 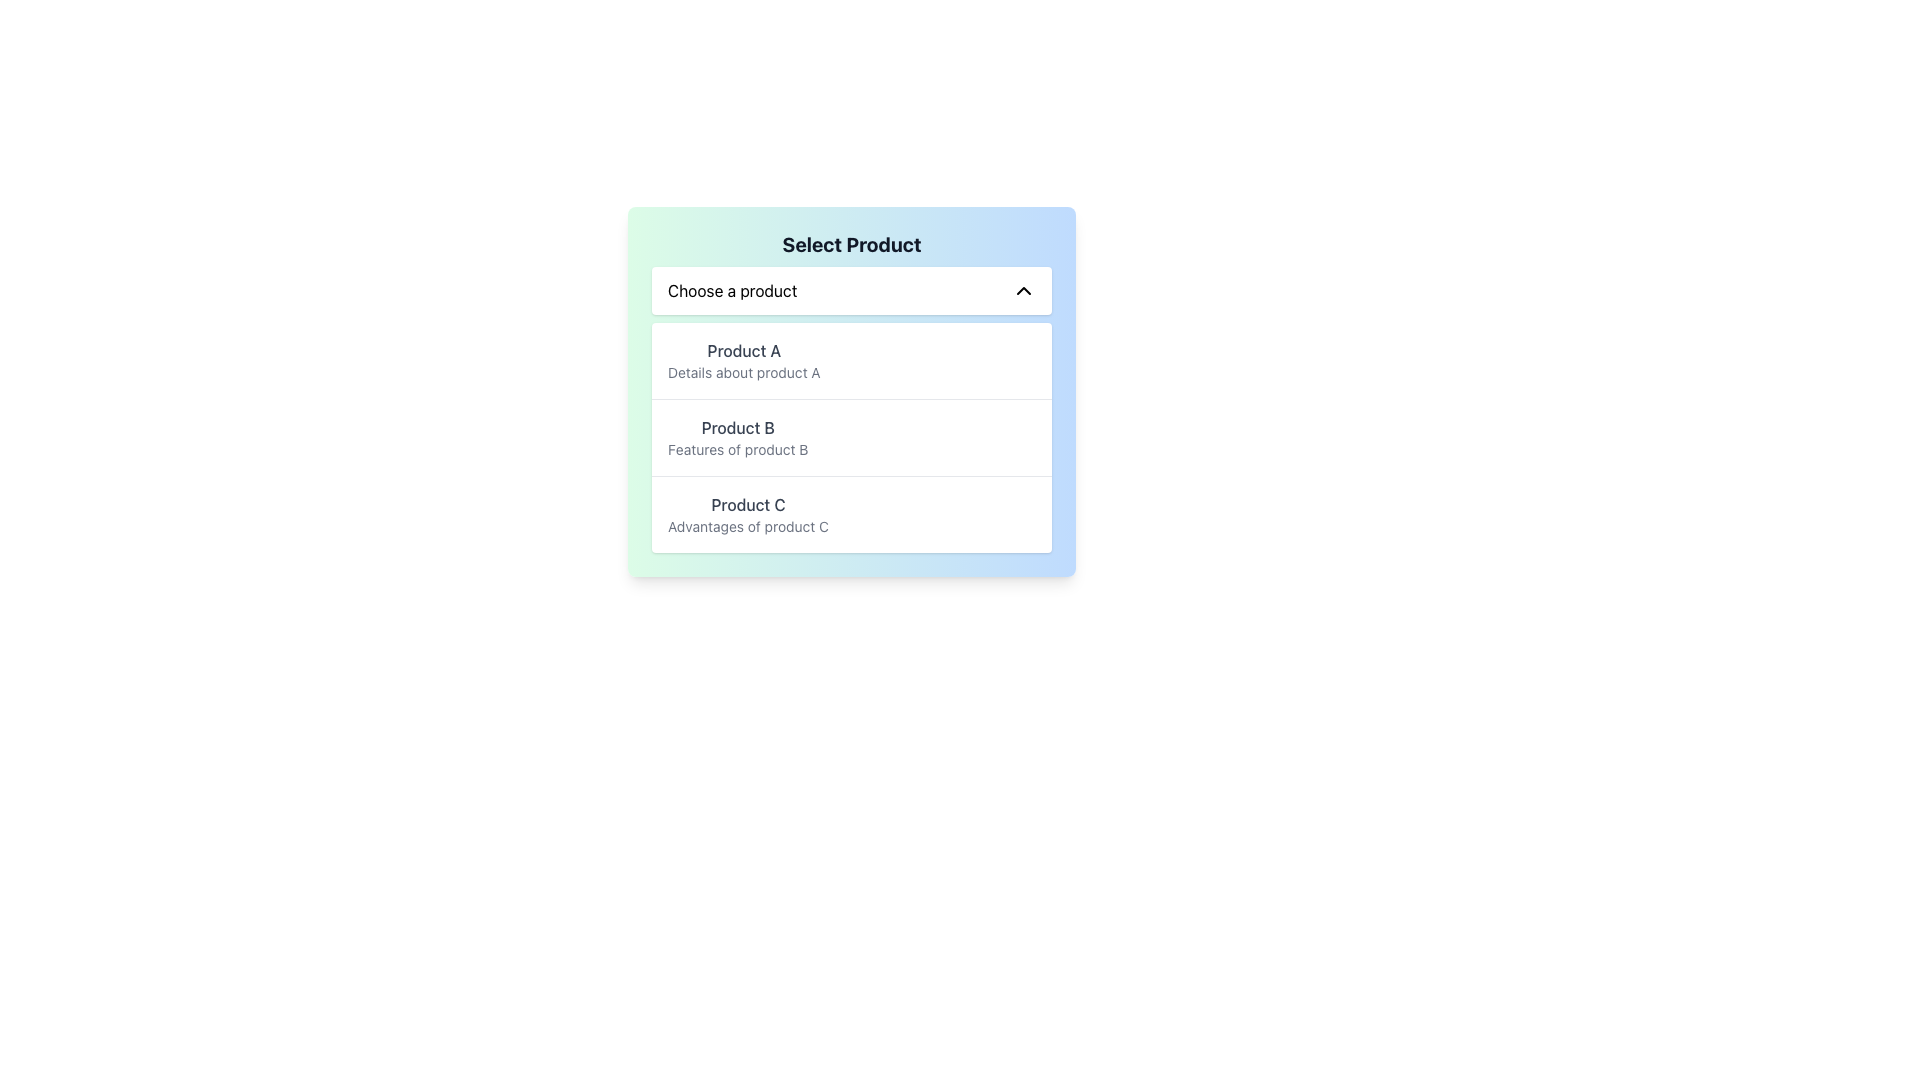 What do you see at coordinates (743, 361) in the screenshot?
I see `the selectable option 'Product A' in the dropdown menu under the header 'Choose a product'` at bounding box center [743, 361].